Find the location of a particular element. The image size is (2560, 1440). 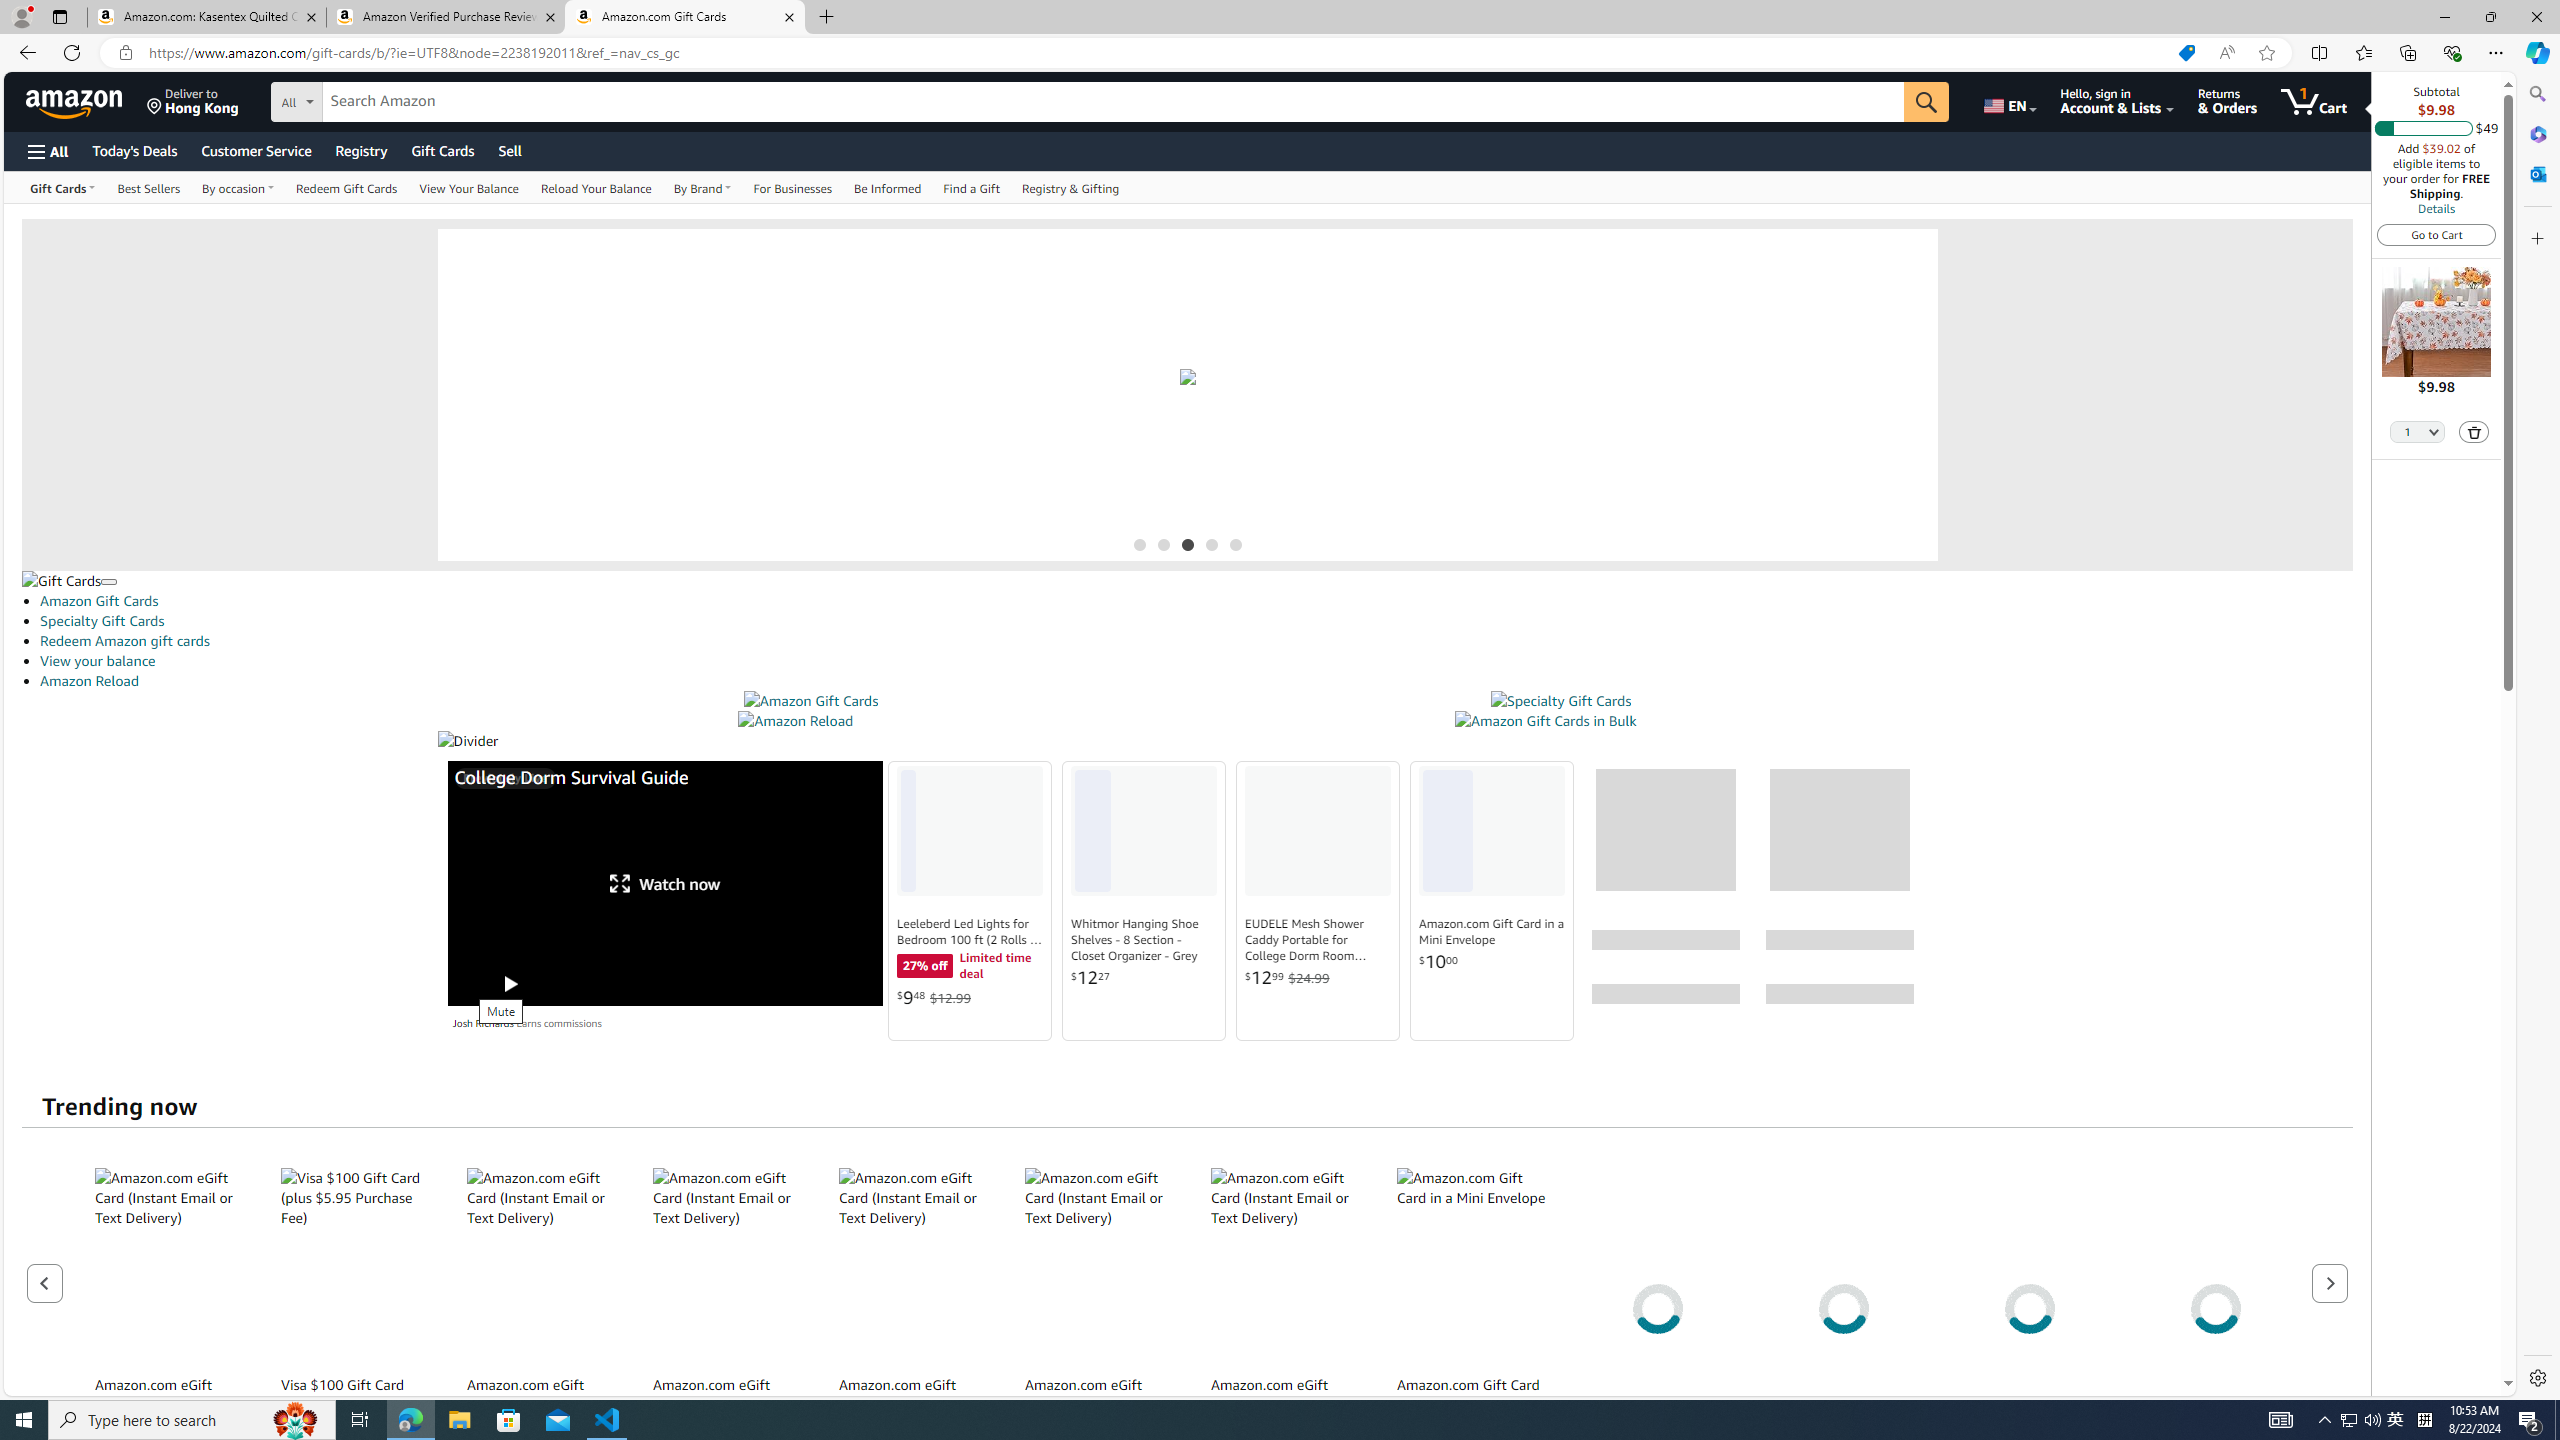

'Amazon' is located at coordinates (76, 100).